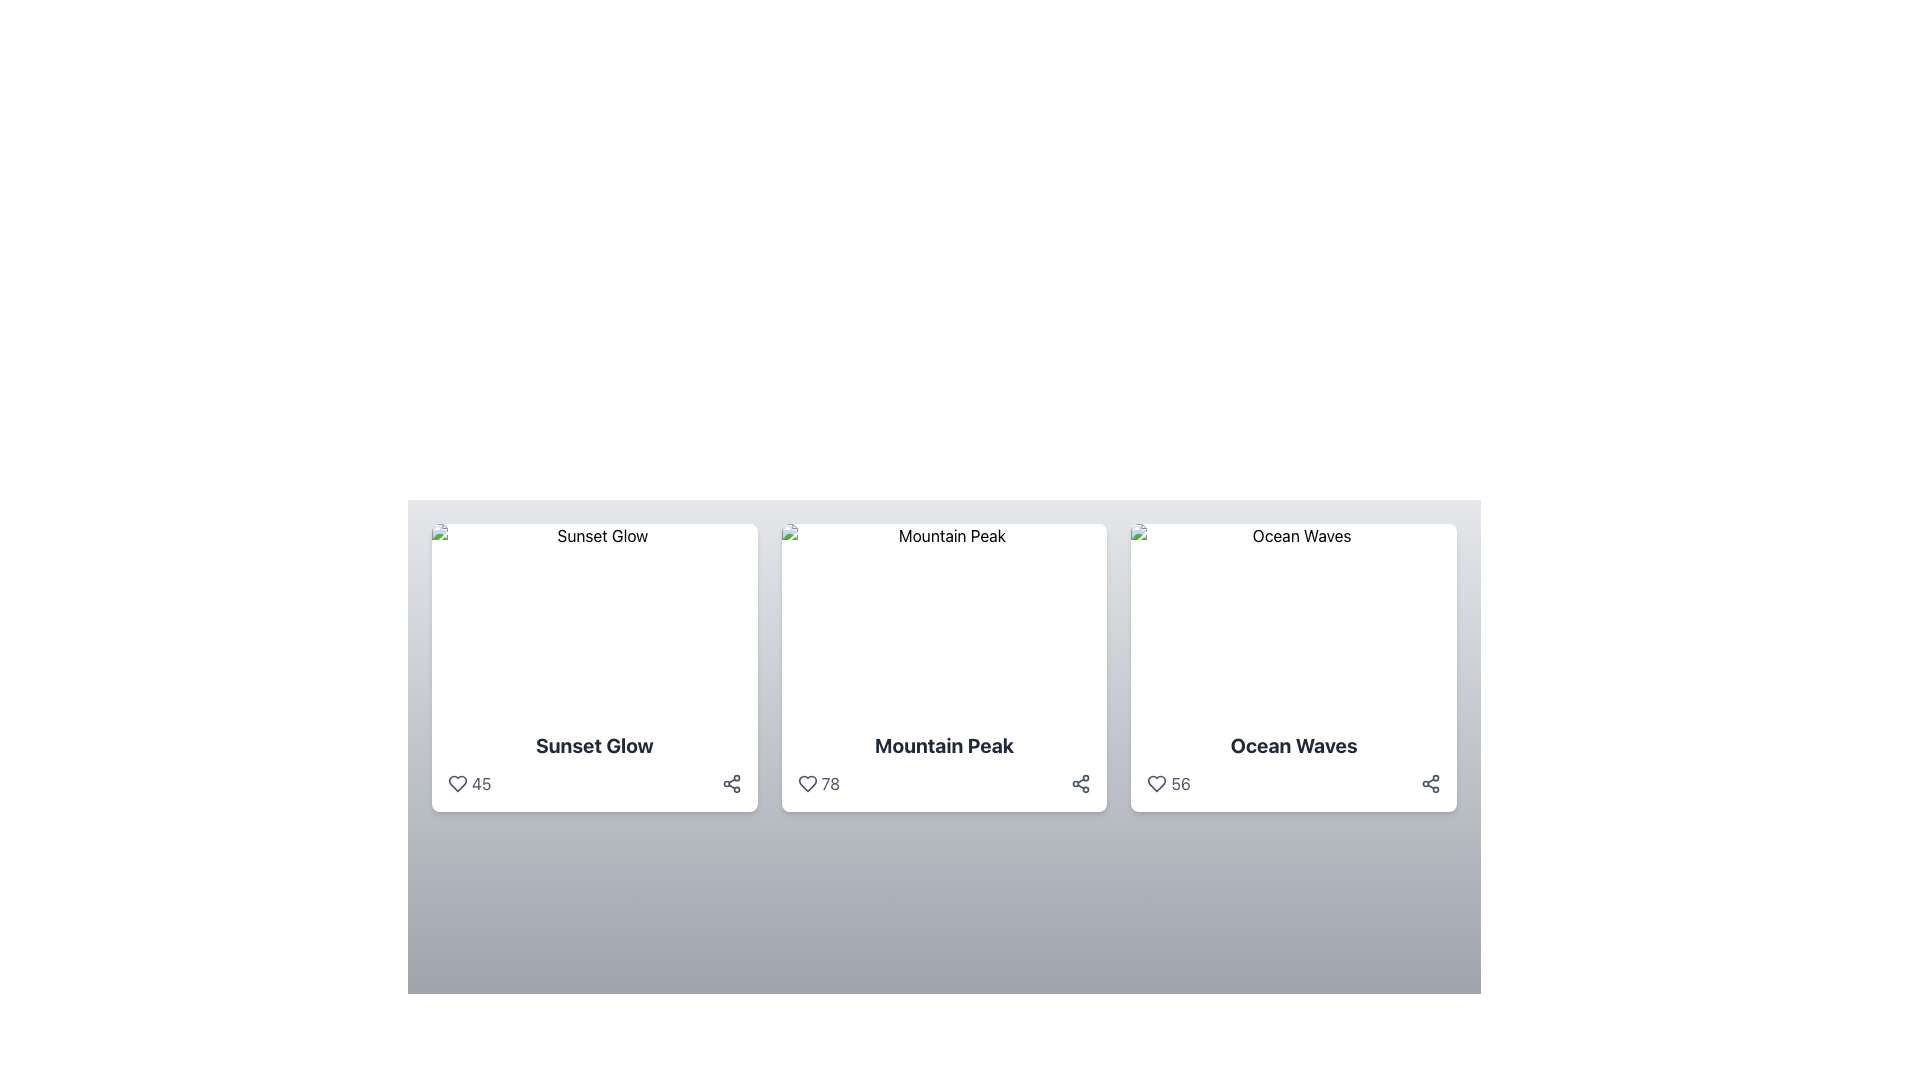 The image size is (1920, 1080). I want to click on the Text Label displaying 'Sunset Glow', which is styled in bold dark gray and located near the bottom of the first card in a horizontal list, so click(593, 745).